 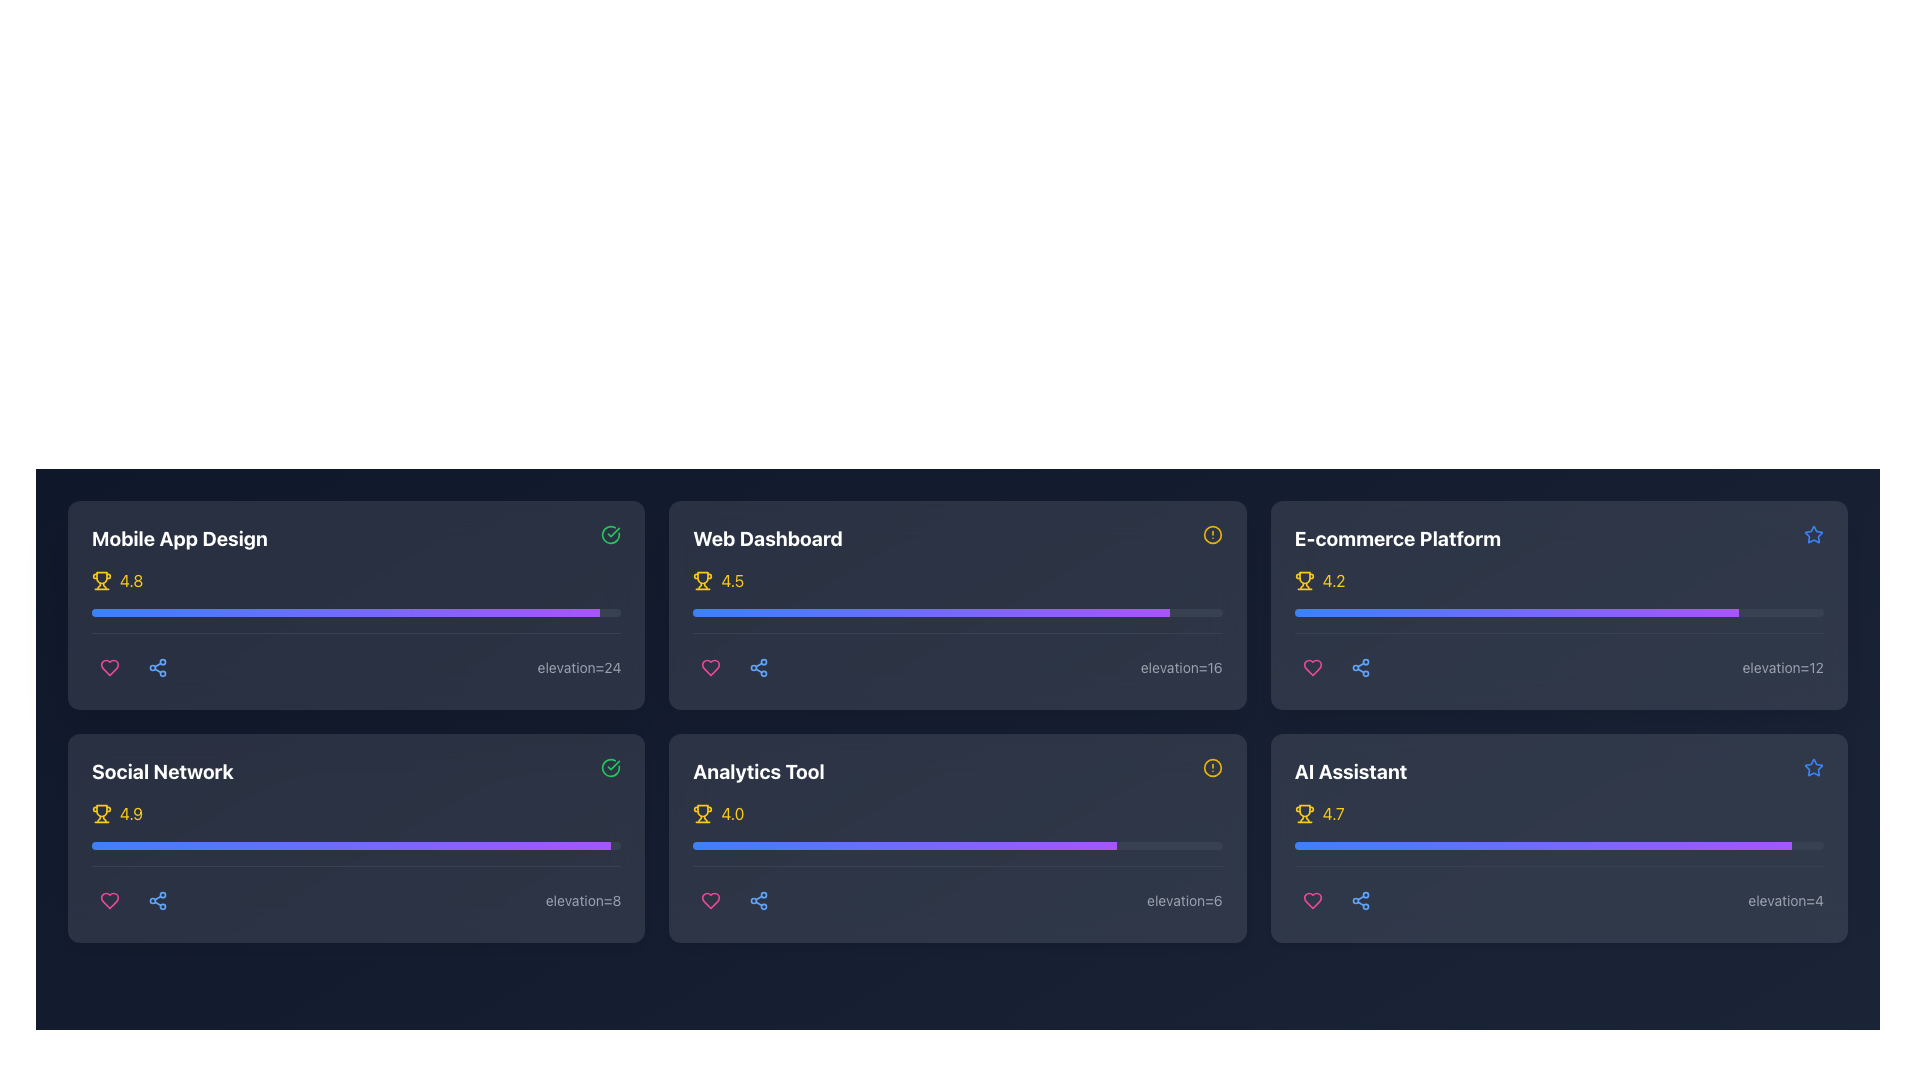 What do you see at coordinates (957, 845) in the screenshot?
I see `the progress bar that visually represents the completion score of '4.0' located in the 'Analytics Tool' section, positioned below the rating and above the 'elevation=6' text` at bounding box center [957, 845].